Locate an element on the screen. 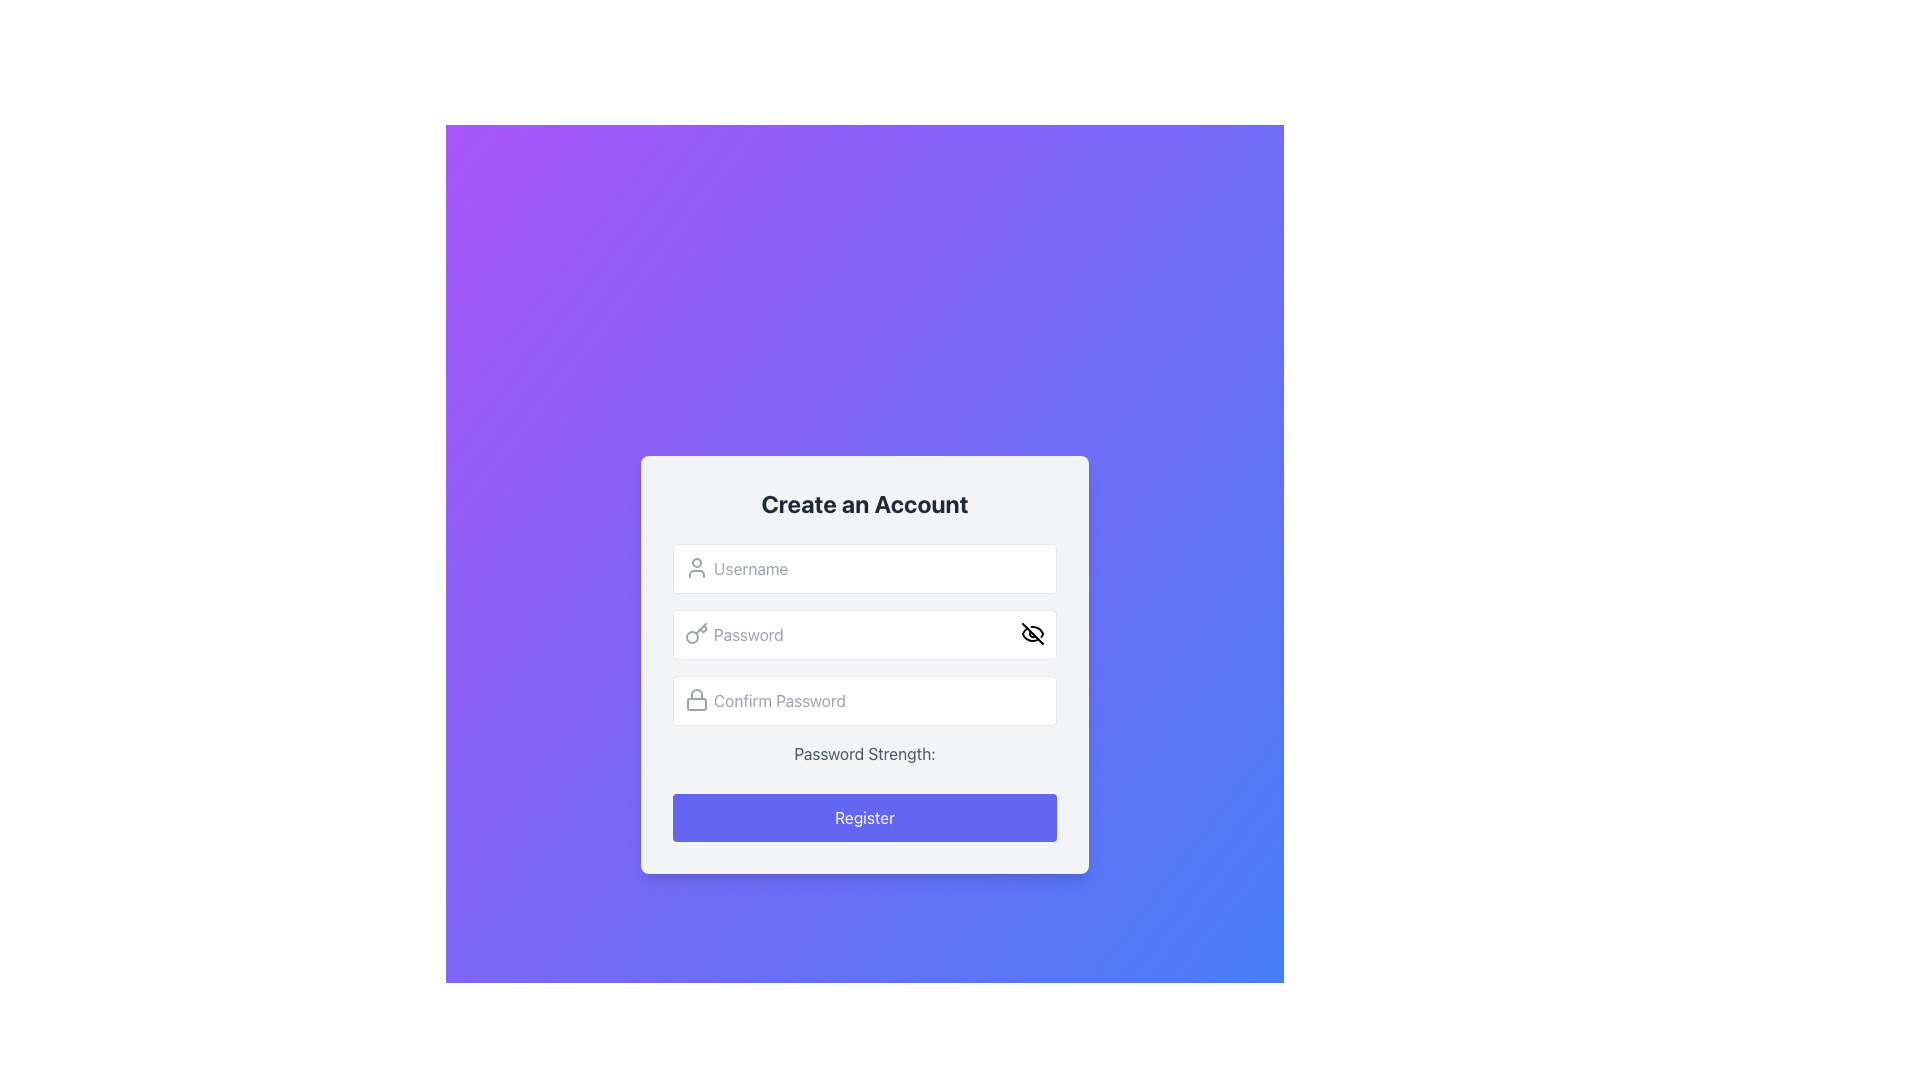 The width and height of the screenshot is (1920, 1080). the eye icon with a diagonal line crossing through it, which is used as a 'hide/show password' toggle, located to the right of the password input field is located at coordinates (1032, 633).